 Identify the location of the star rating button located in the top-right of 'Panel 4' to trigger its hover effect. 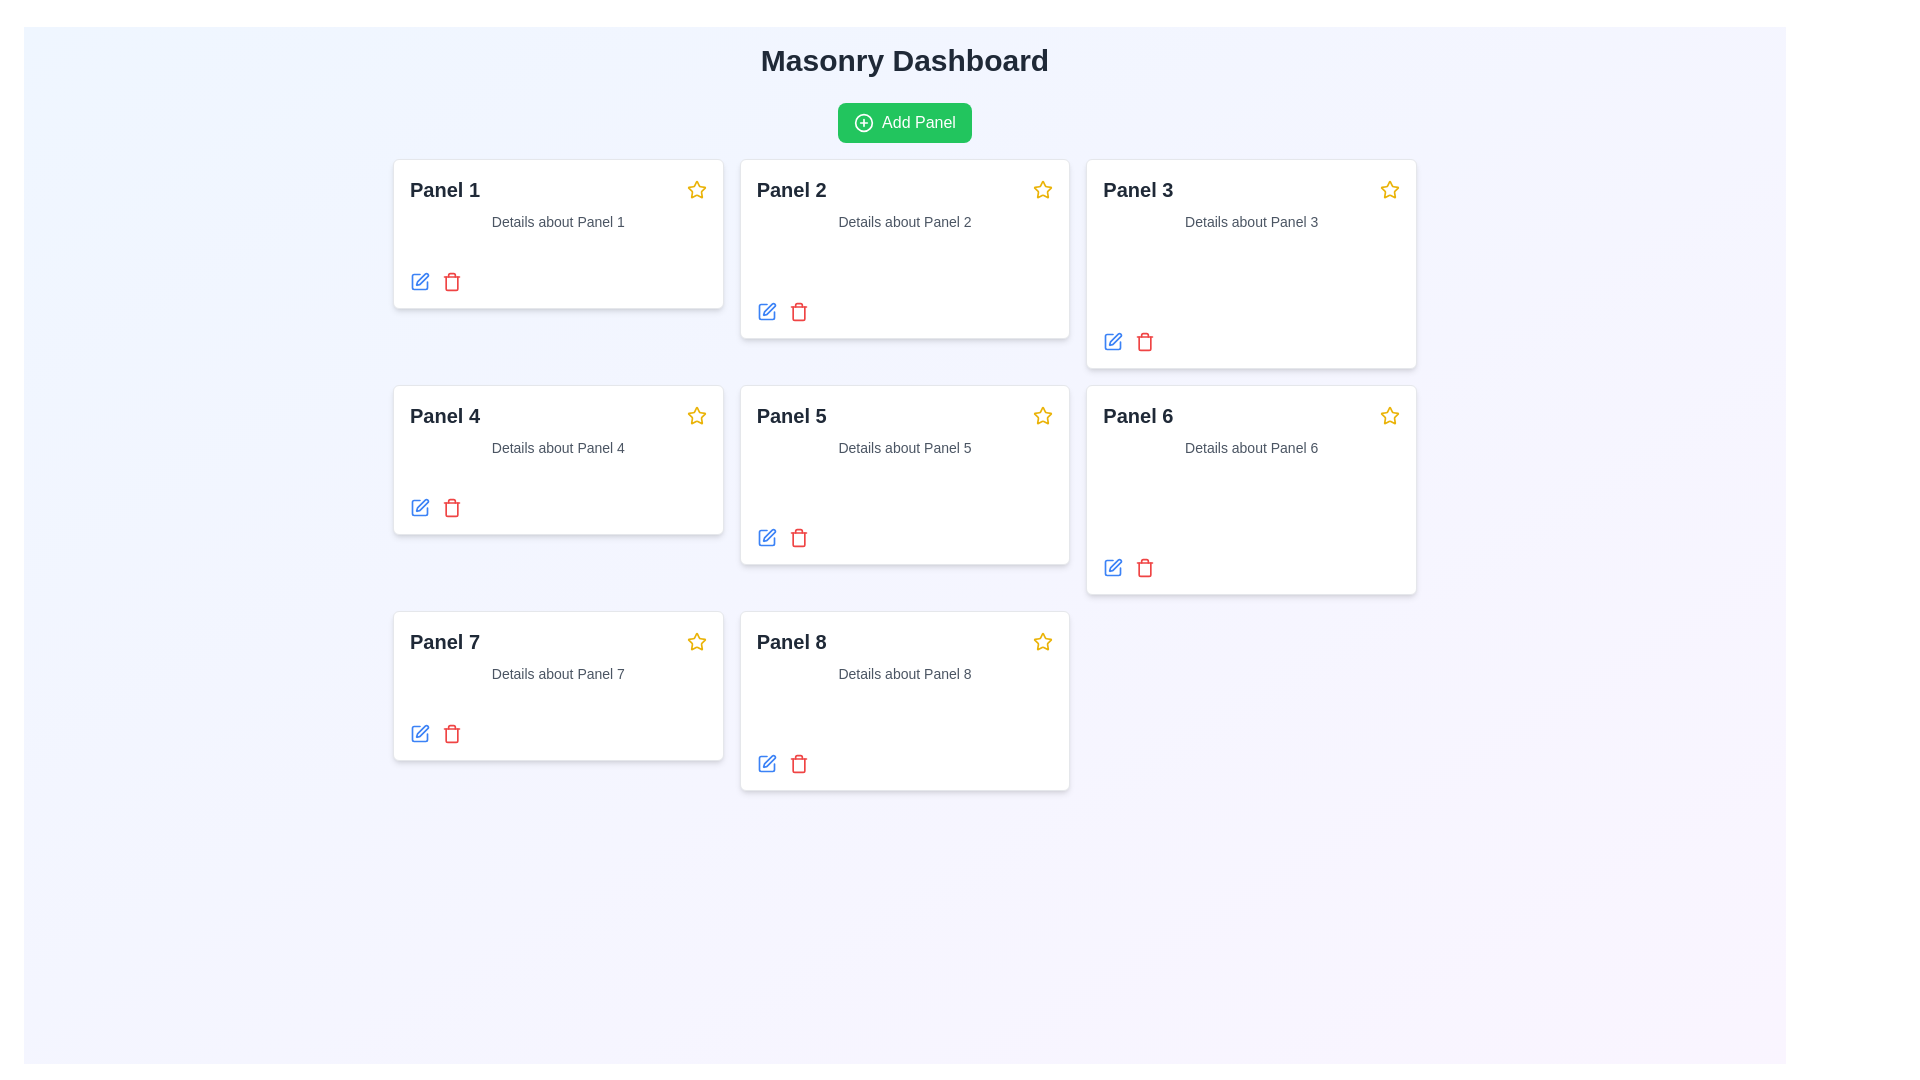
(696, 415).